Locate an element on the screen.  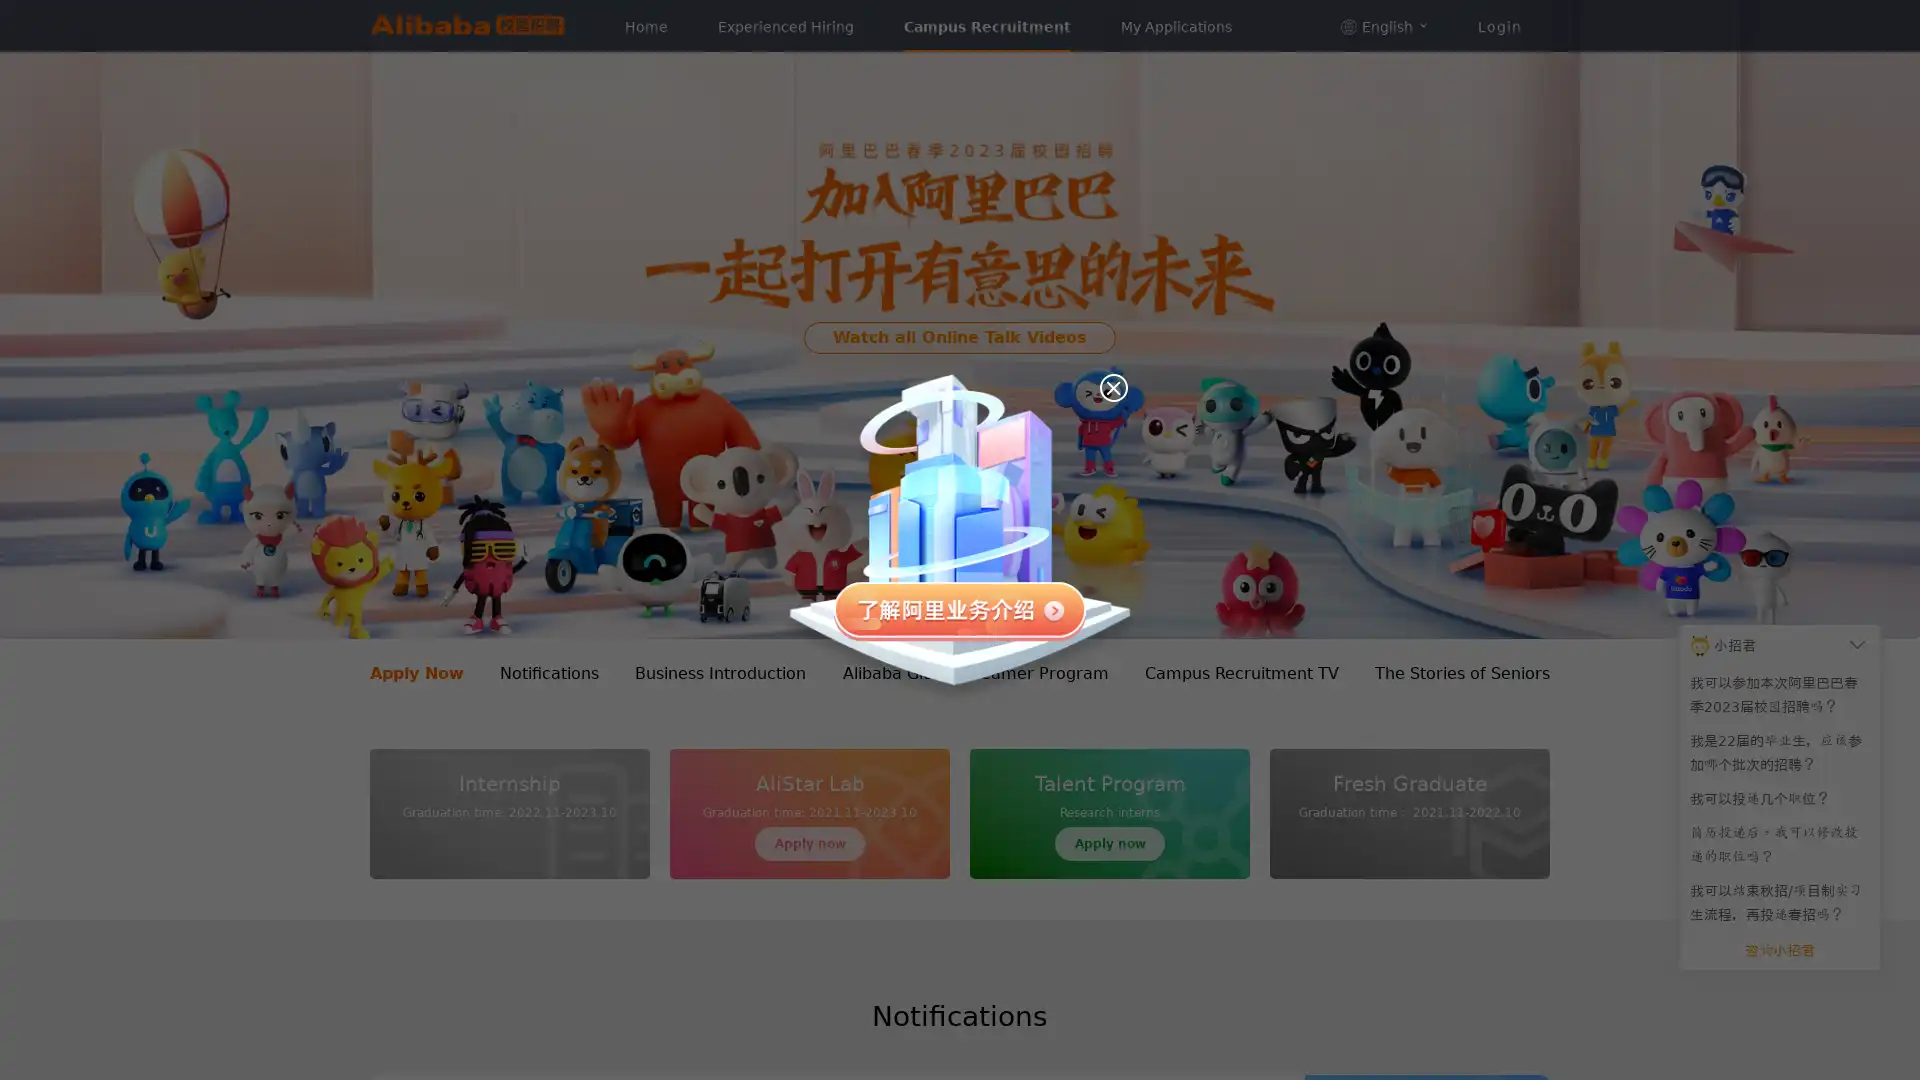
Apply now is located at coordinates (810, 844).